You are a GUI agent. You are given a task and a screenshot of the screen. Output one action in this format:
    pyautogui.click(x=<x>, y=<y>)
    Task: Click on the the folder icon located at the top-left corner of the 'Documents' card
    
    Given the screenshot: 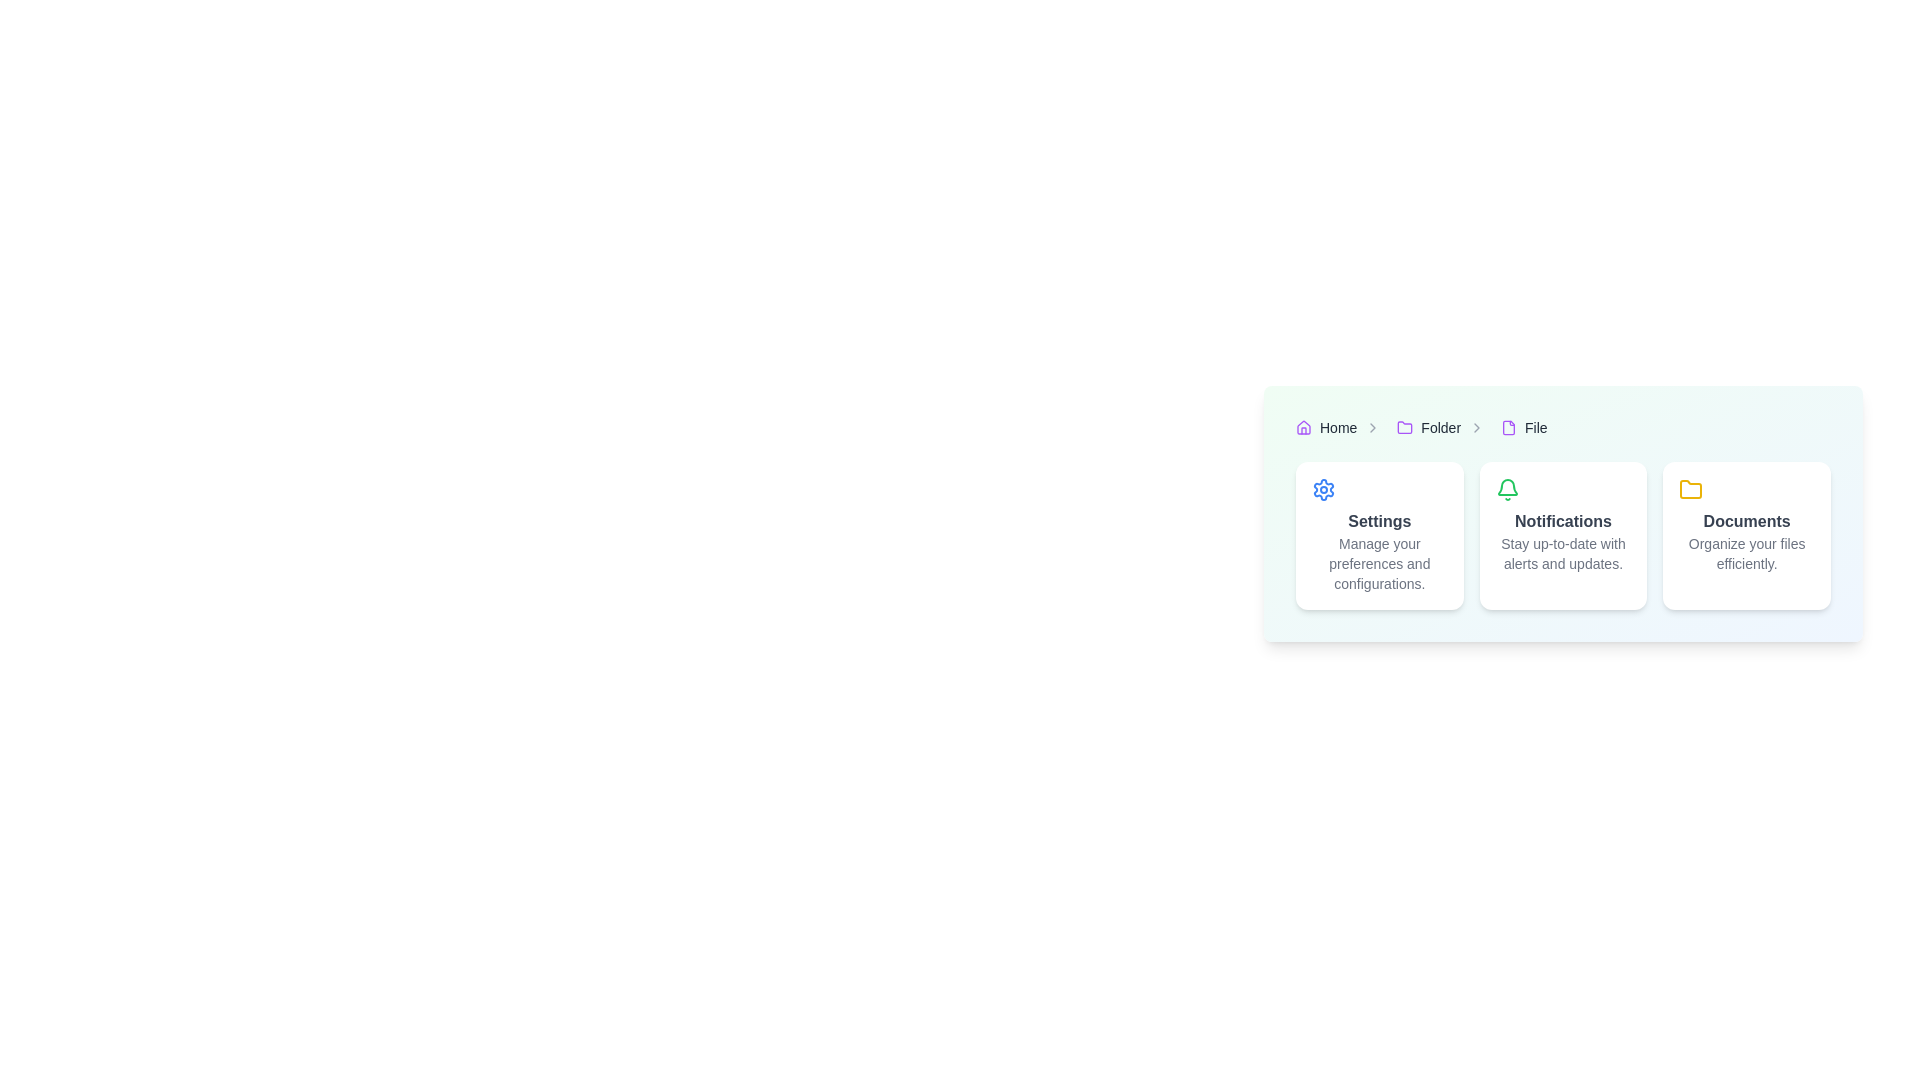 What is the action you would take?
    pyautogui.click(x=1690, y=489)
    